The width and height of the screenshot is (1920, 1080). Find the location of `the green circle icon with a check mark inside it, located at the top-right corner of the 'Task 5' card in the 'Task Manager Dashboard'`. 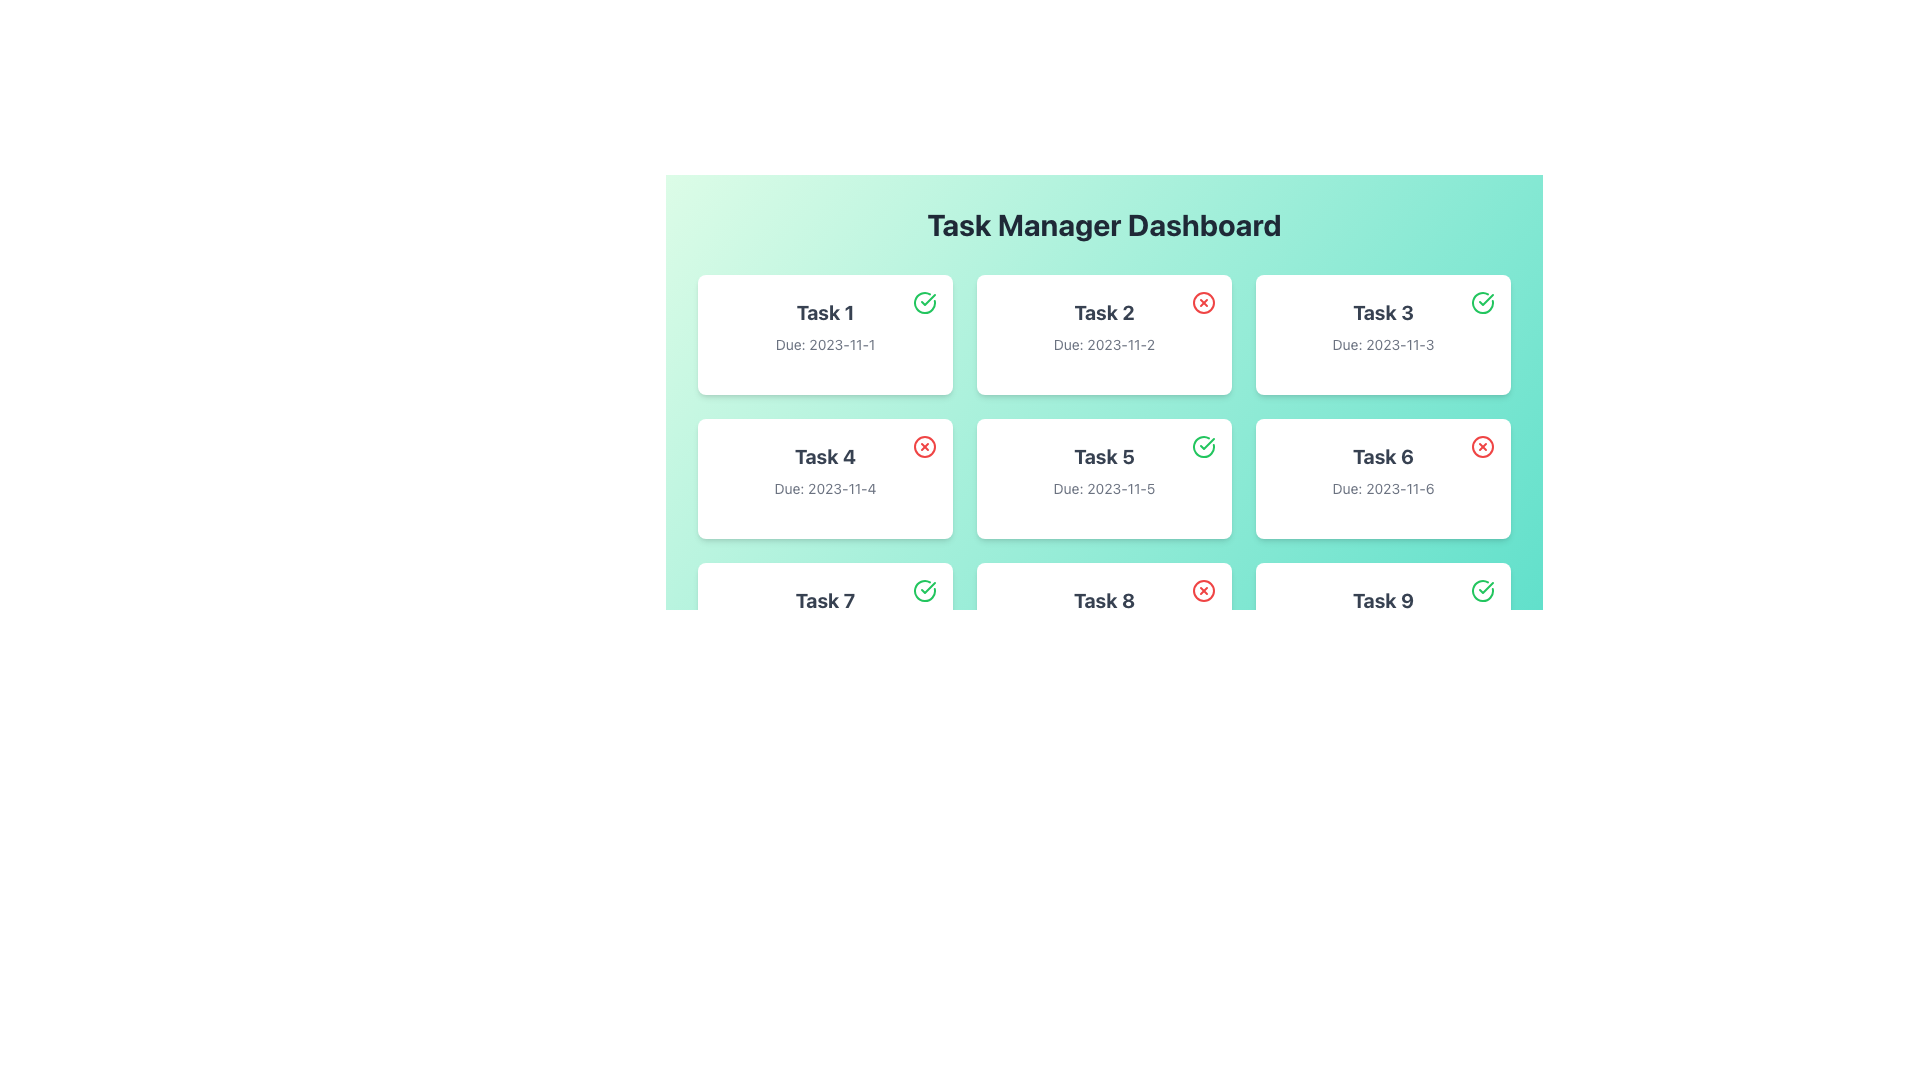

the green circle icon with a check mark inside it, located at the top-right corner of the 'Task 5' card in the 'Task Manager Dashboard' is located at coordinates (1203, 446).